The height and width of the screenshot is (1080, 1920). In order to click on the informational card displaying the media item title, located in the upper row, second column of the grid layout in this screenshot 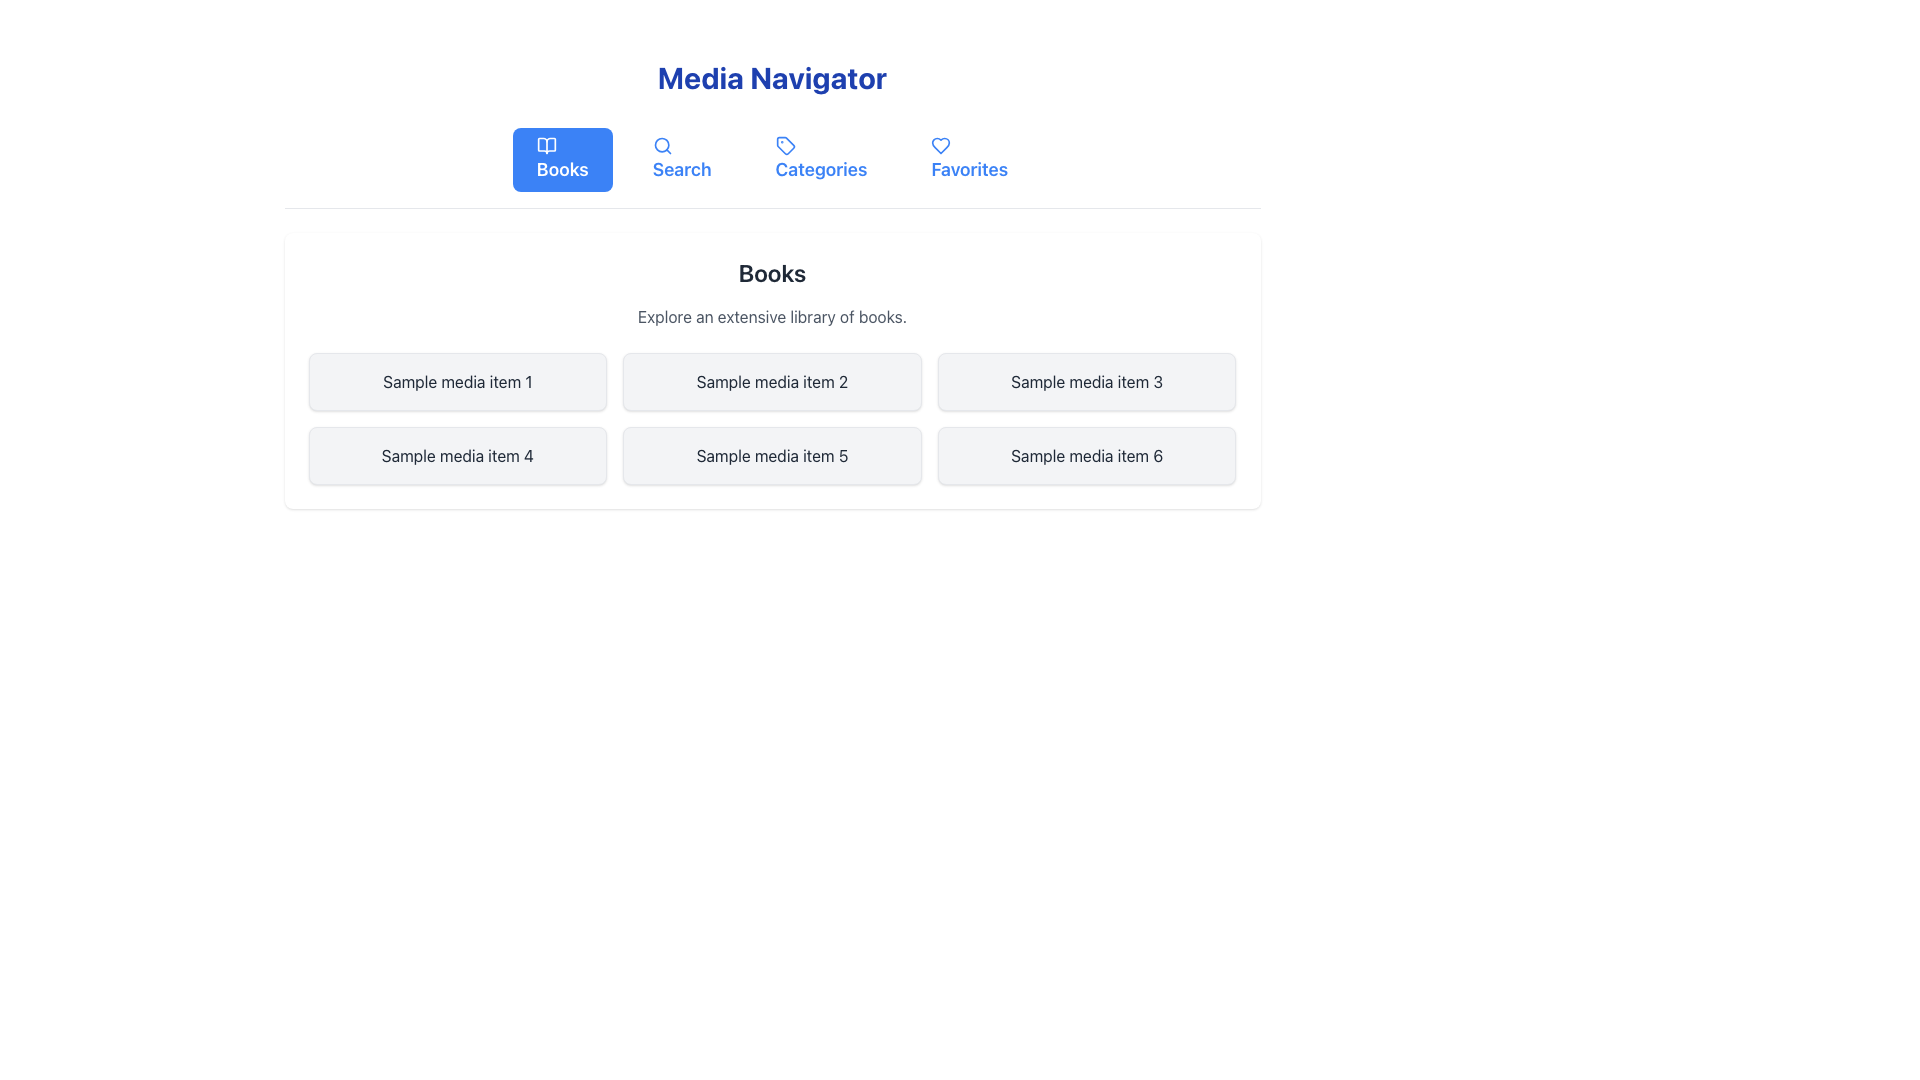, I will do `click(771, 381)`.